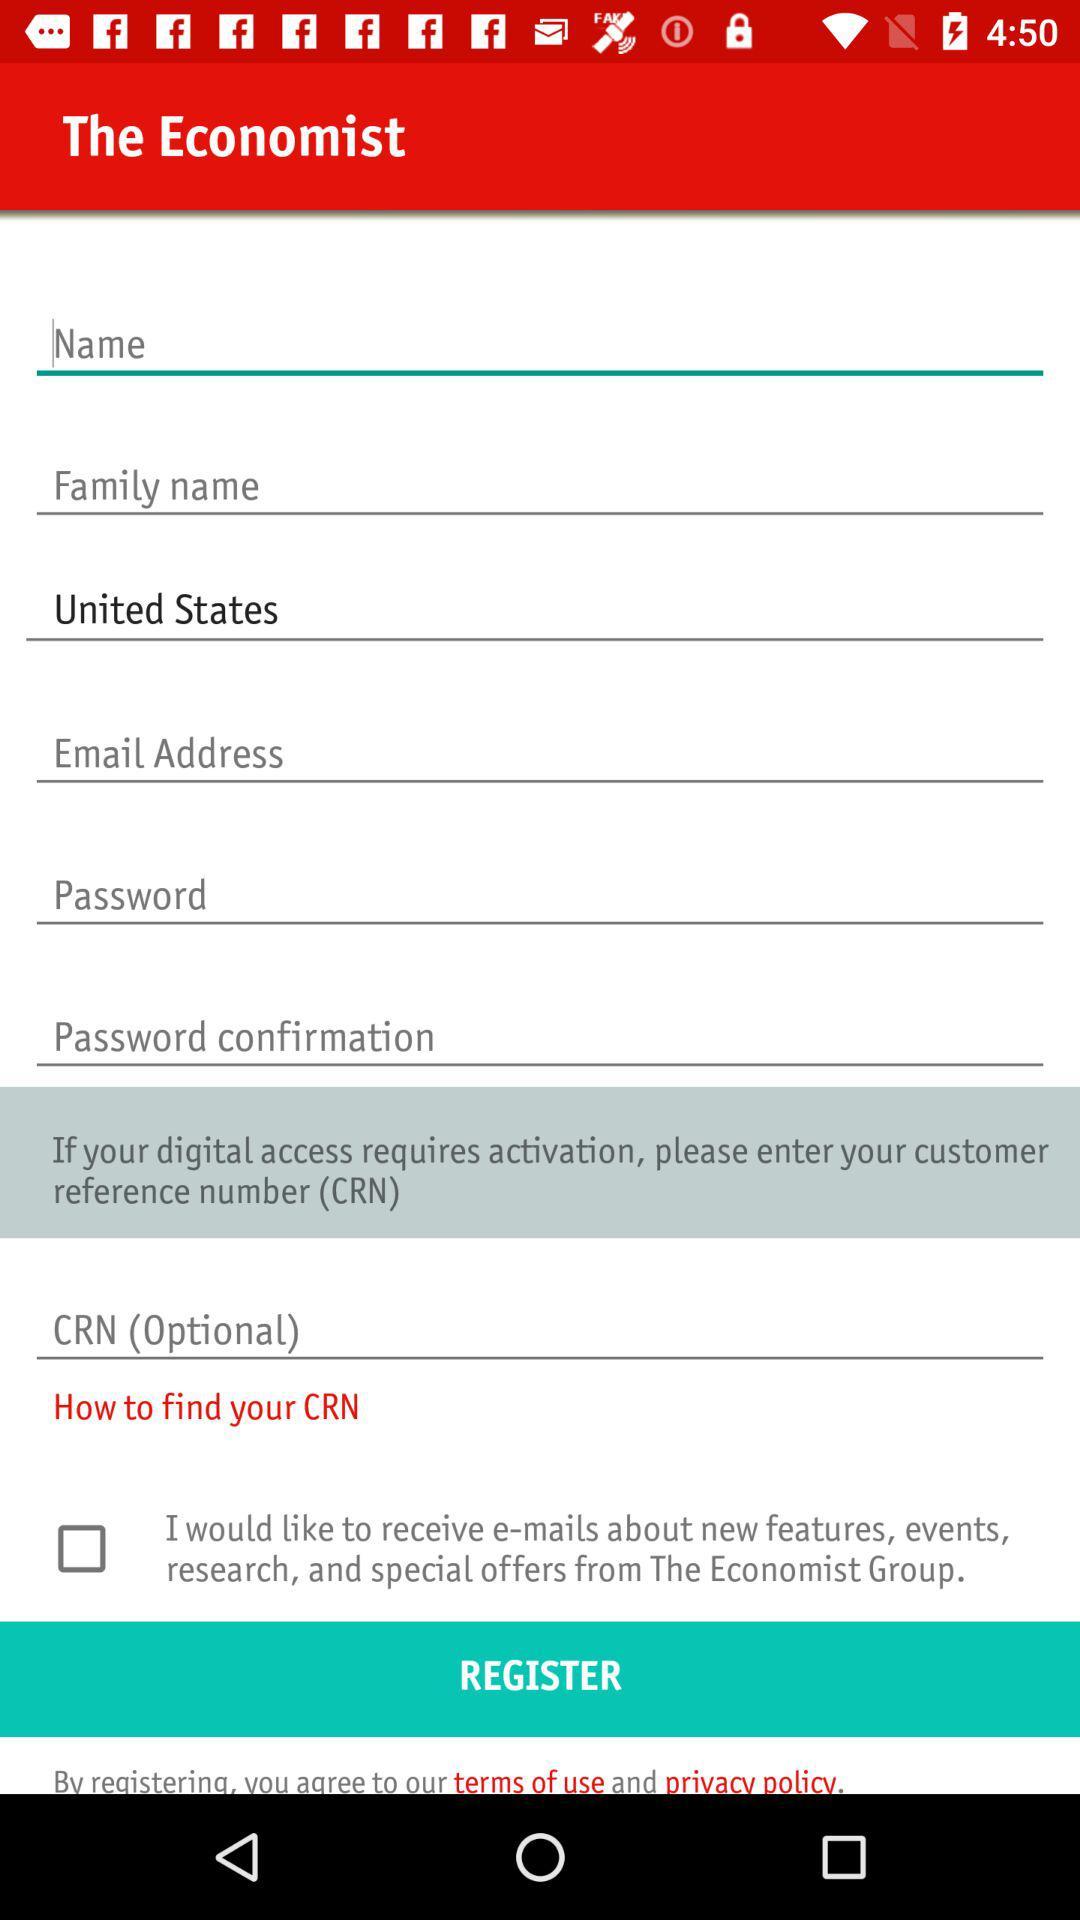  I want to click on first name, so click(540, 322).